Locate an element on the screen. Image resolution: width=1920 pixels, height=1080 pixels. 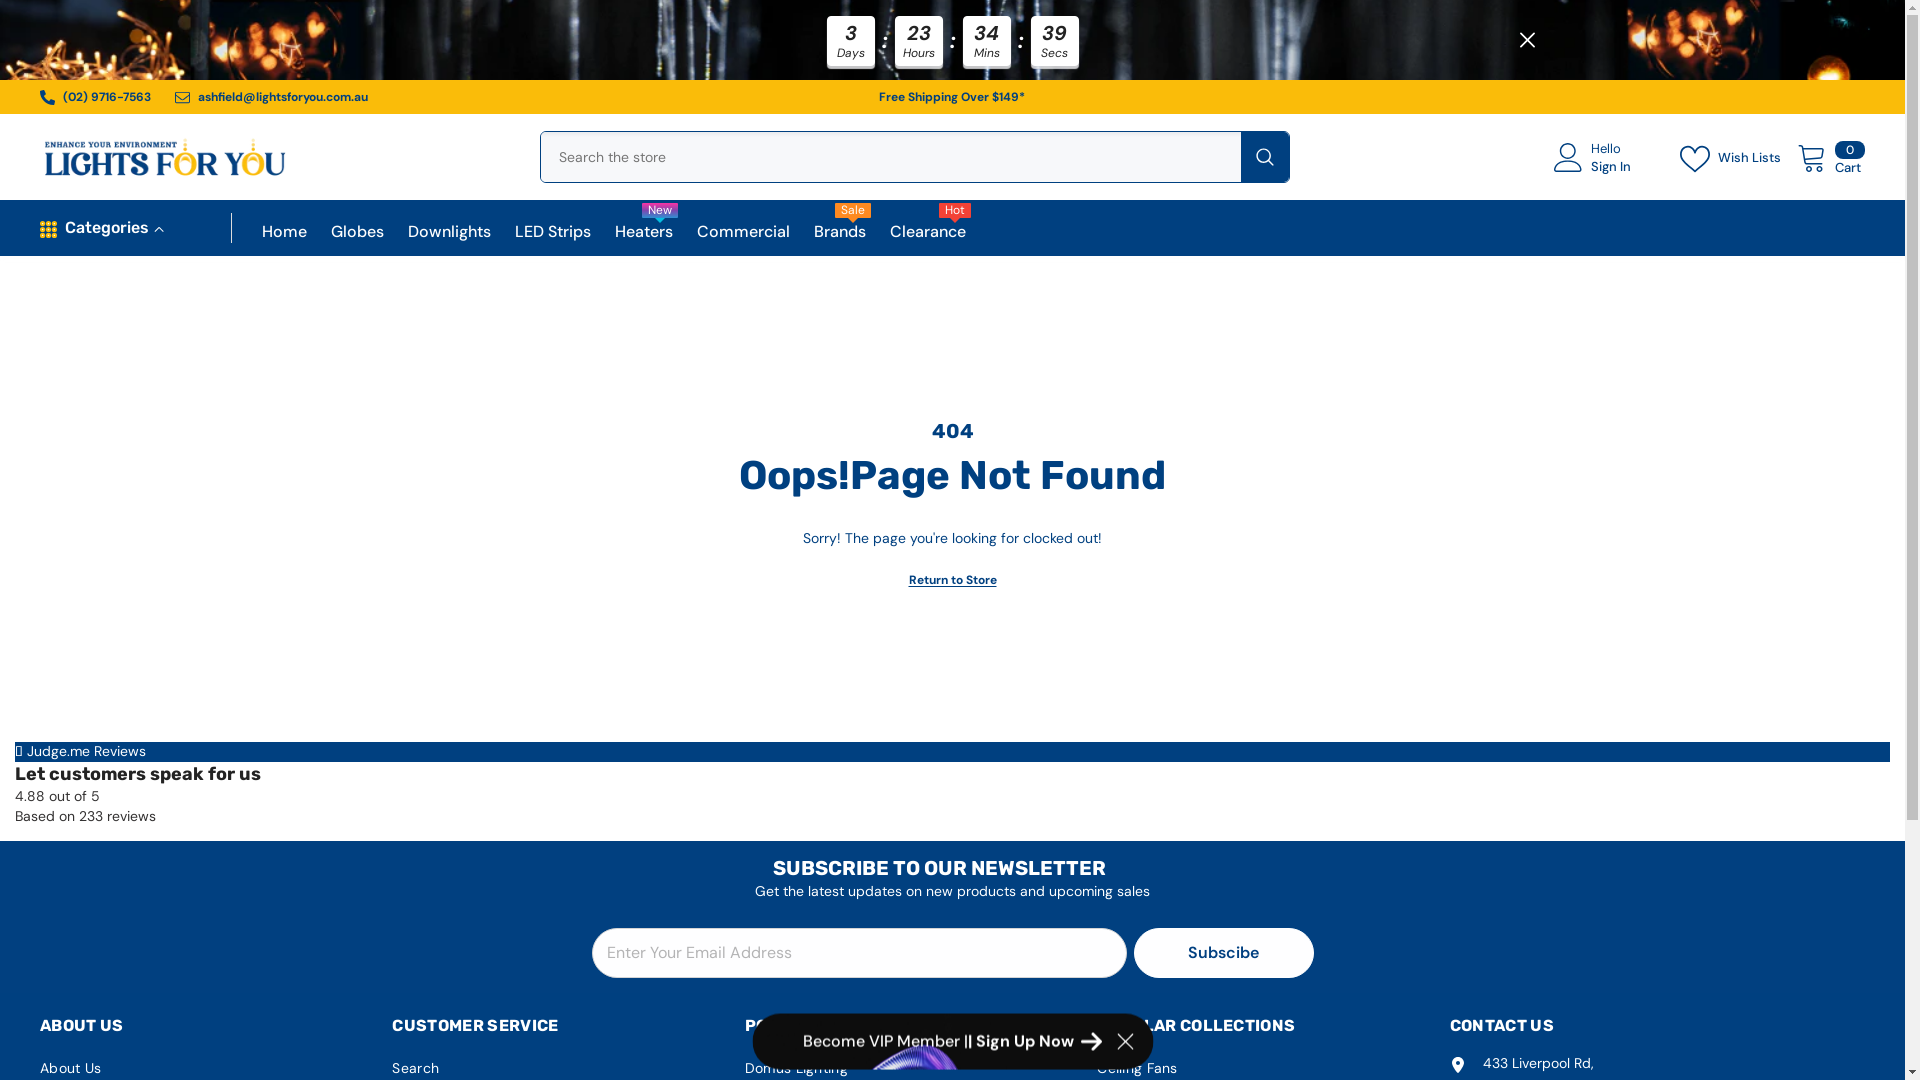
'Hello is located at coordinates (1553, 160).